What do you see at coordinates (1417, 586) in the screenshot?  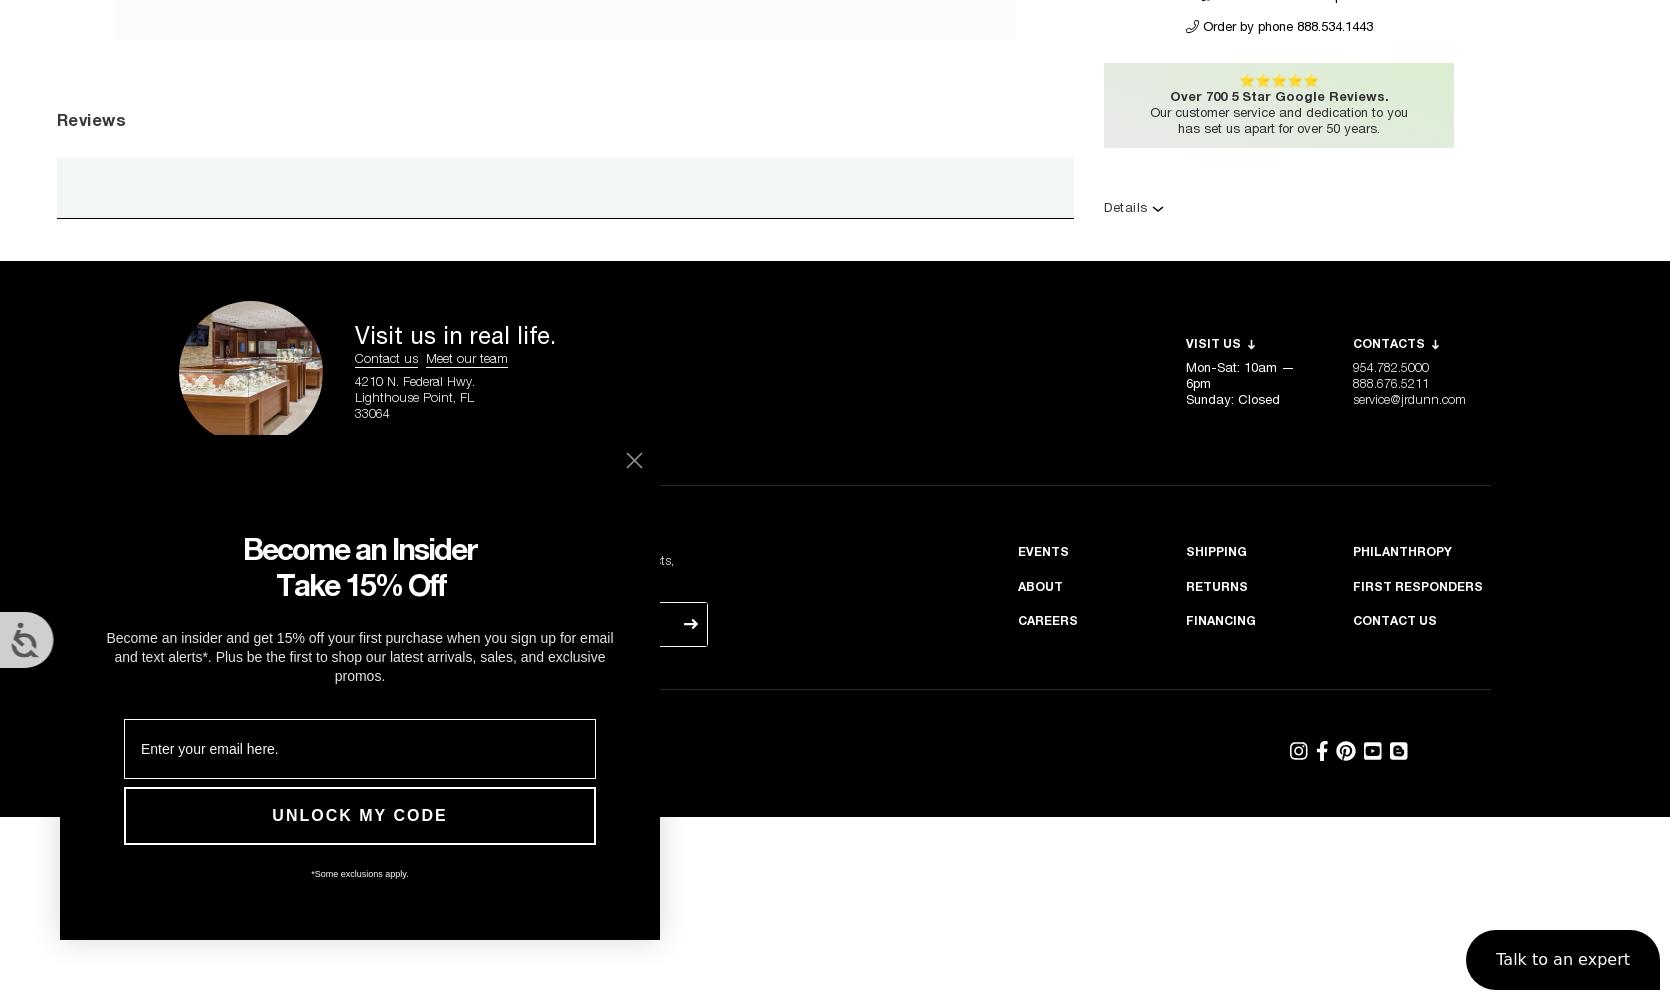 I see `'First Responders'` at bounding box center [1417, 586].